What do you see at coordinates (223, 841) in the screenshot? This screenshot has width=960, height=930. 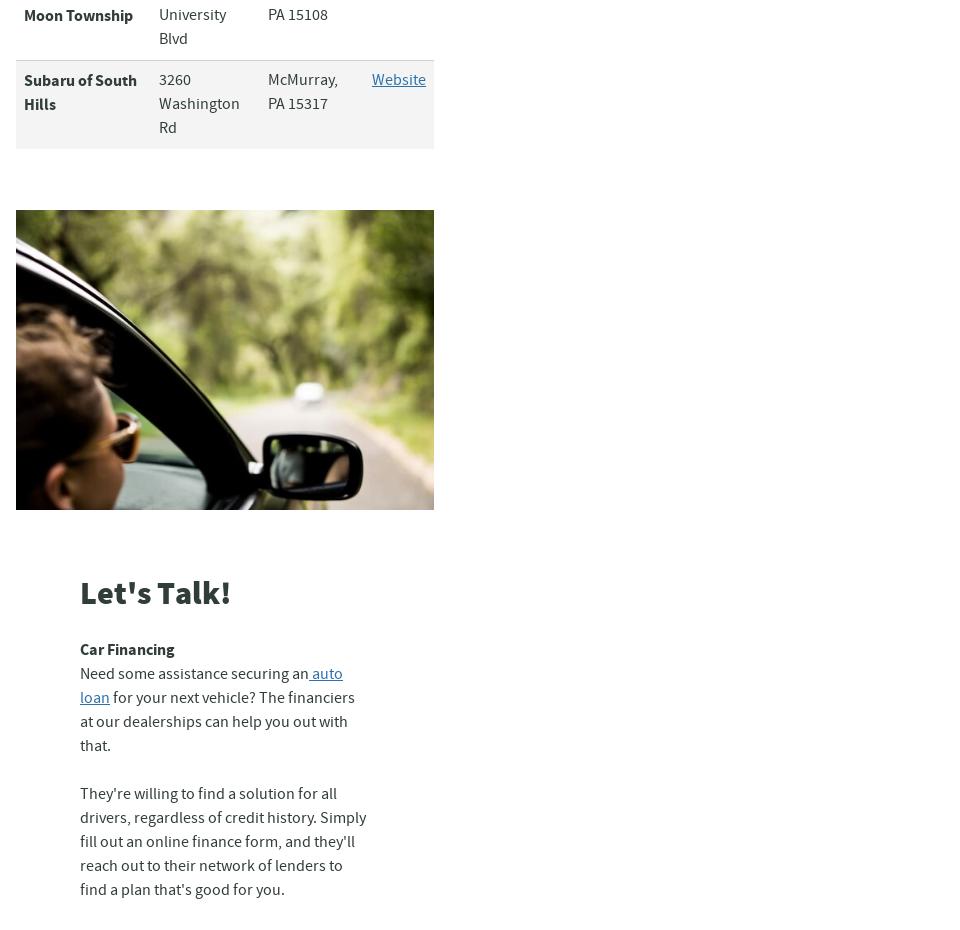 I see `'They're willing to find a solution for all drivers, regardless of credit history. Simply fill out an online finance form, and they'll reach out to their network of lenders to find a plan that's good for you.'` at bounding box center [223, 841].